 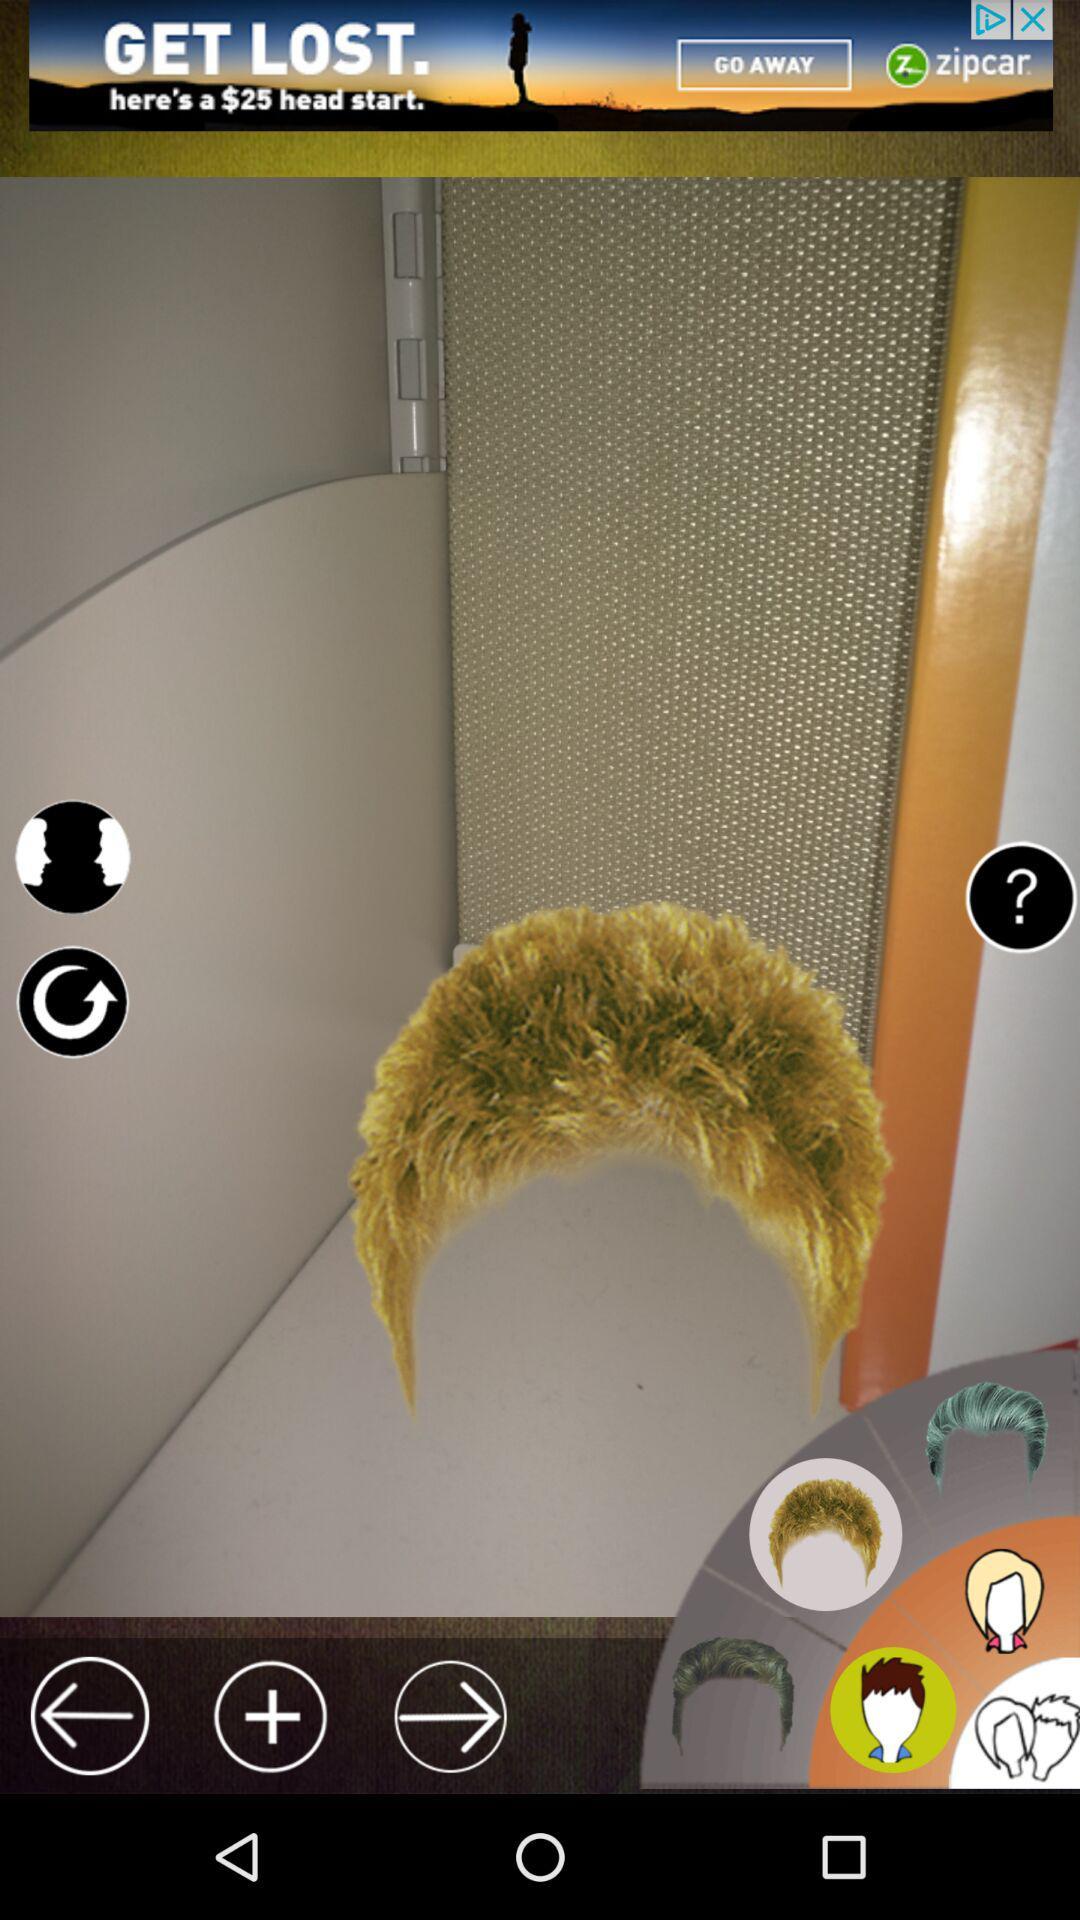 What do you see at coordinates (71, 1002) in the screenshot?
I see `reloading the option` at bounding box center [71, 1002].